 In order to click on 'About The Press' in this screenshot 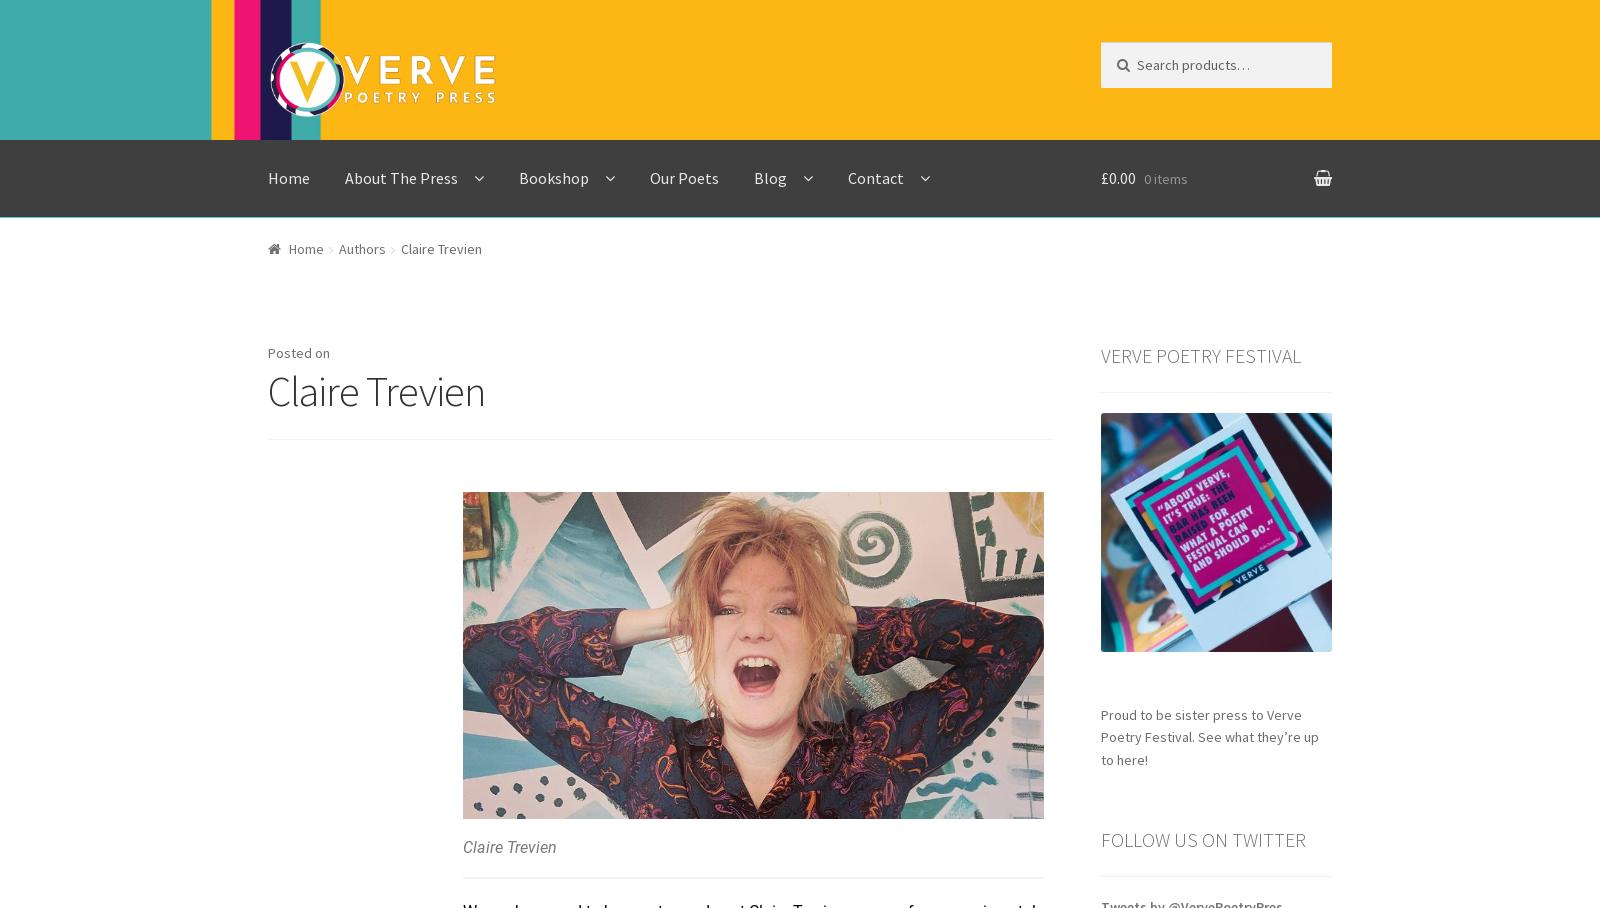, I will do `click(400, 175)`.